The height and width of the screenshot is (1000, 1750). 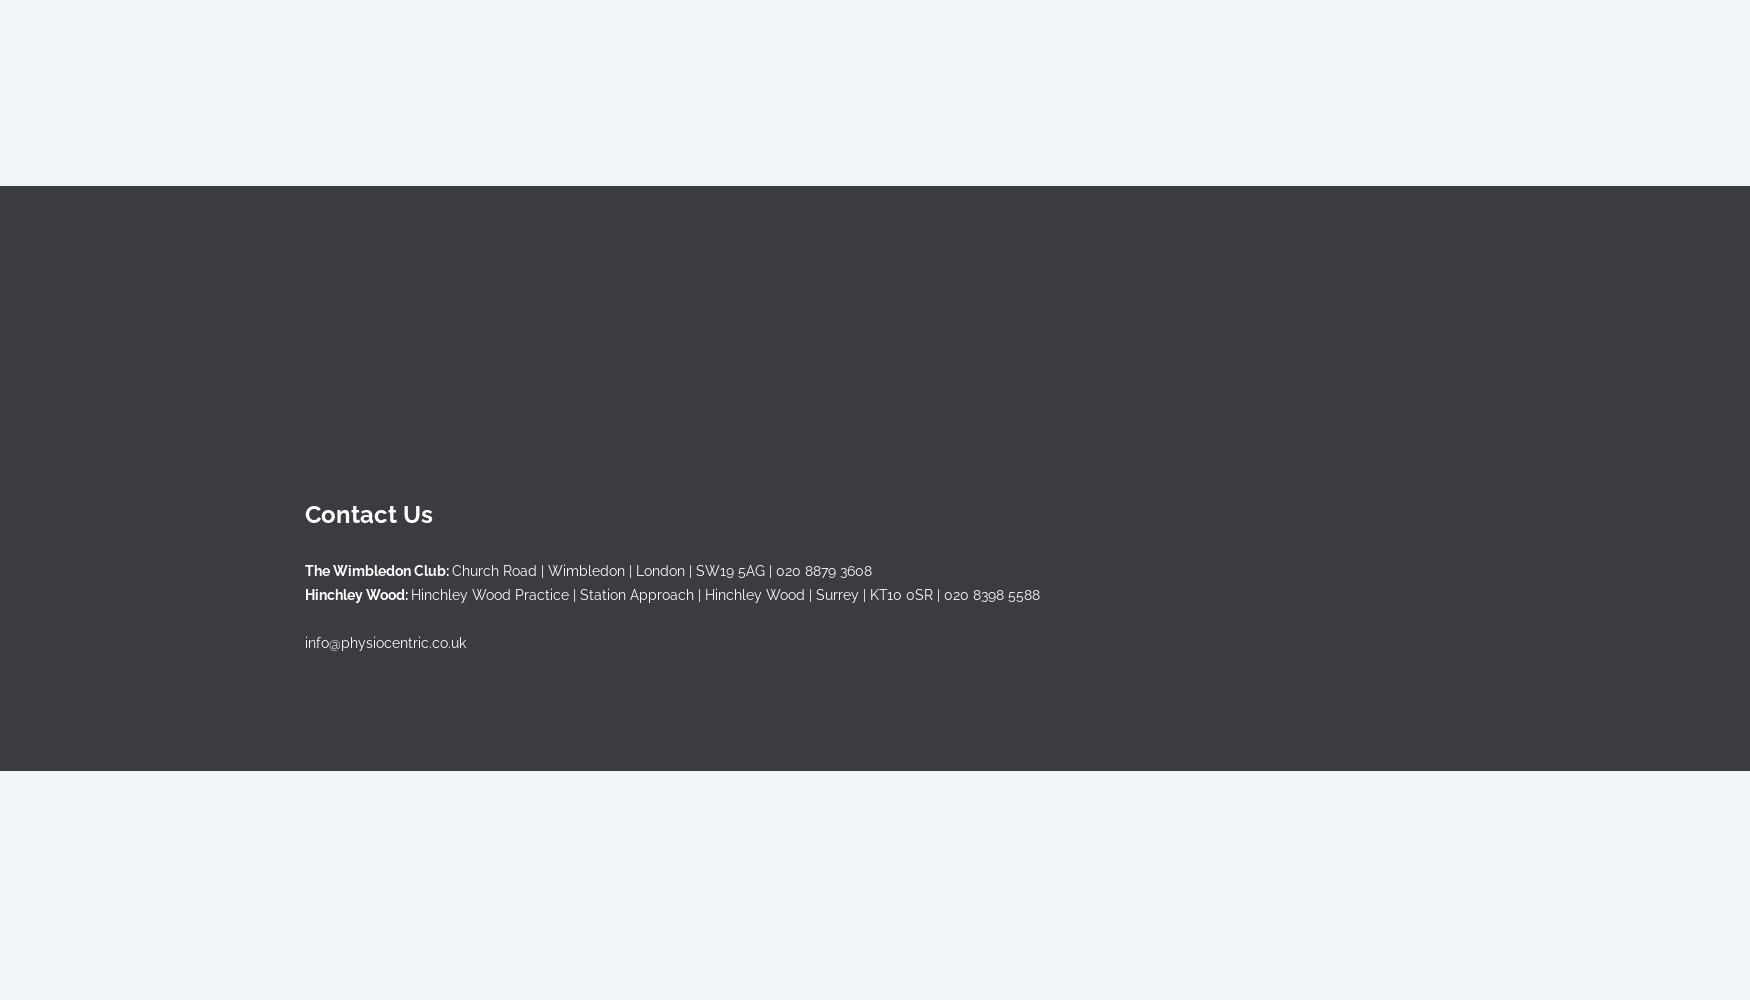 I want to click on 'Physiocentric © 2007 - 2020', so click(x=396, y=727).